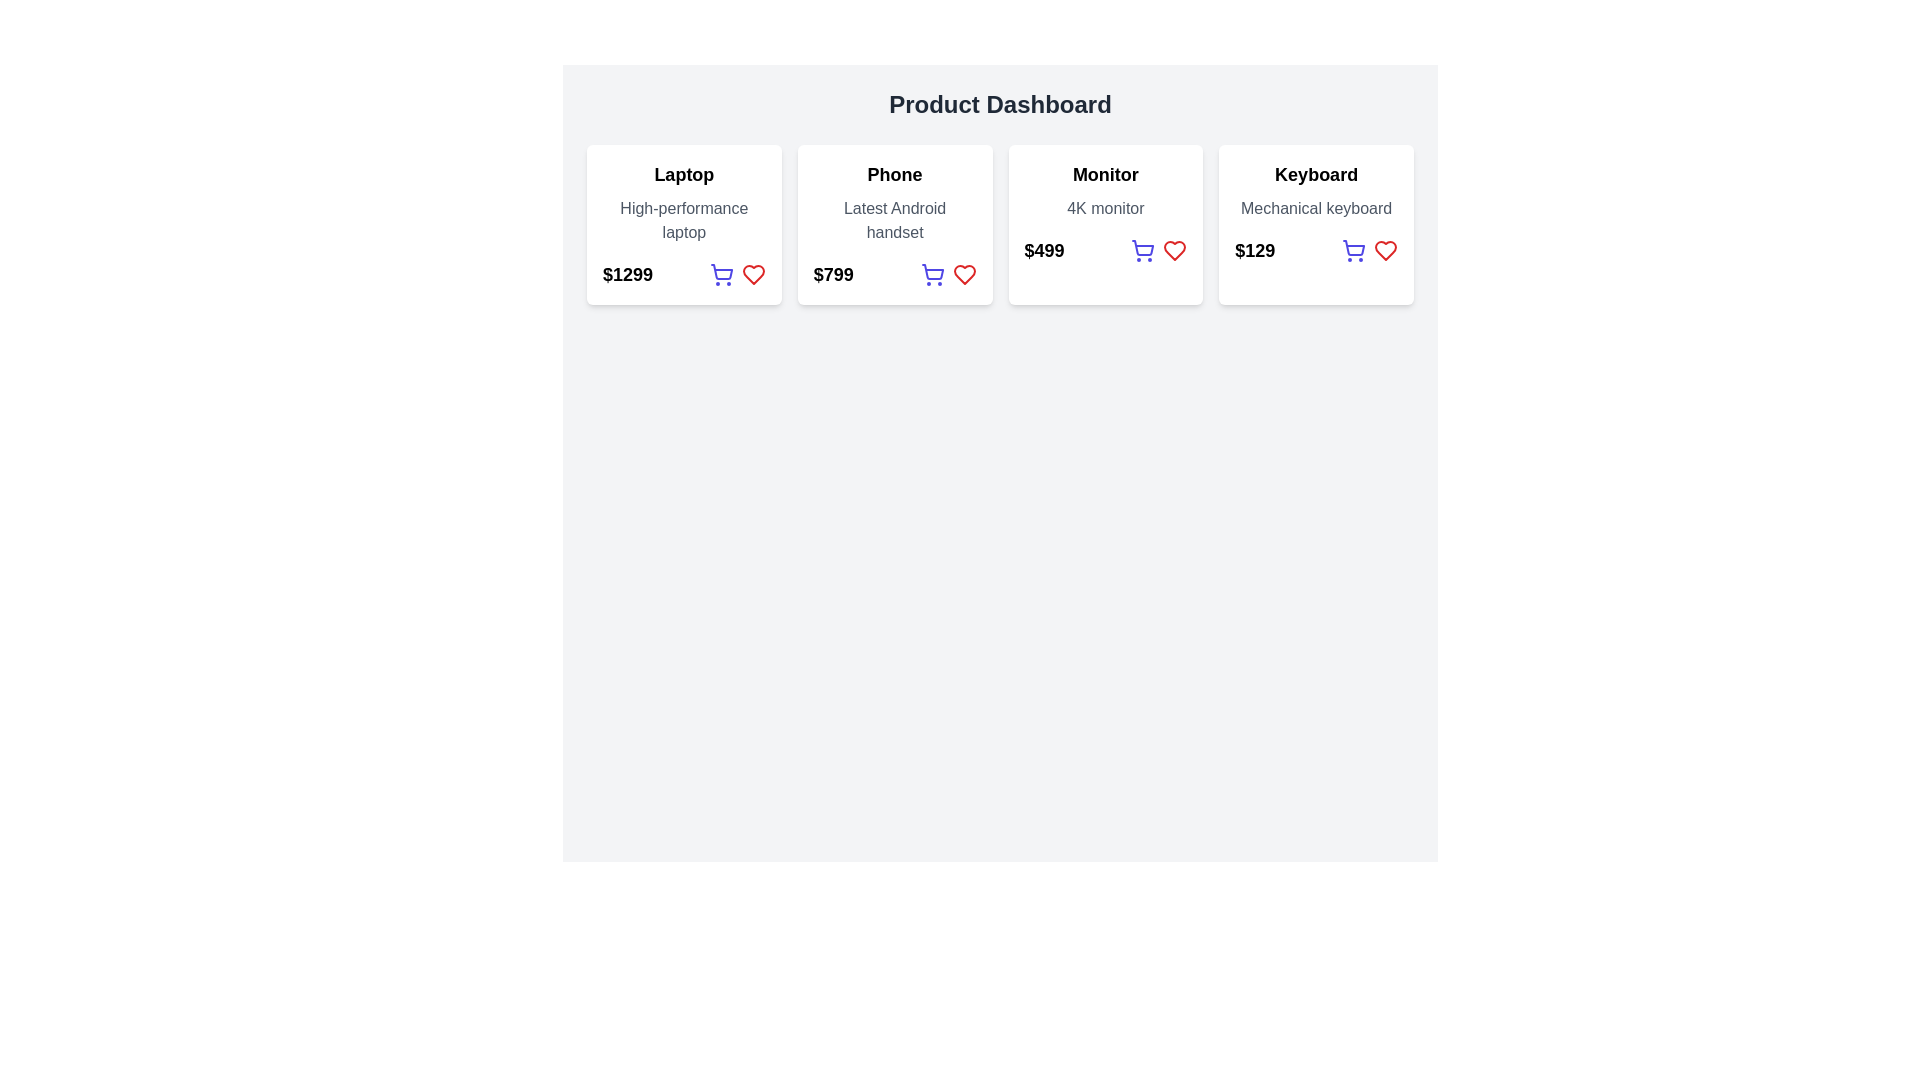 Image resolution: width=1920 pixels, height=1080 pixels. What do you see at coordinates (1143, 247) in the screenshot?
I see `the main body of the shopping cart icon located in the third card of the product dashboard` at bounding box center [1143, 247].